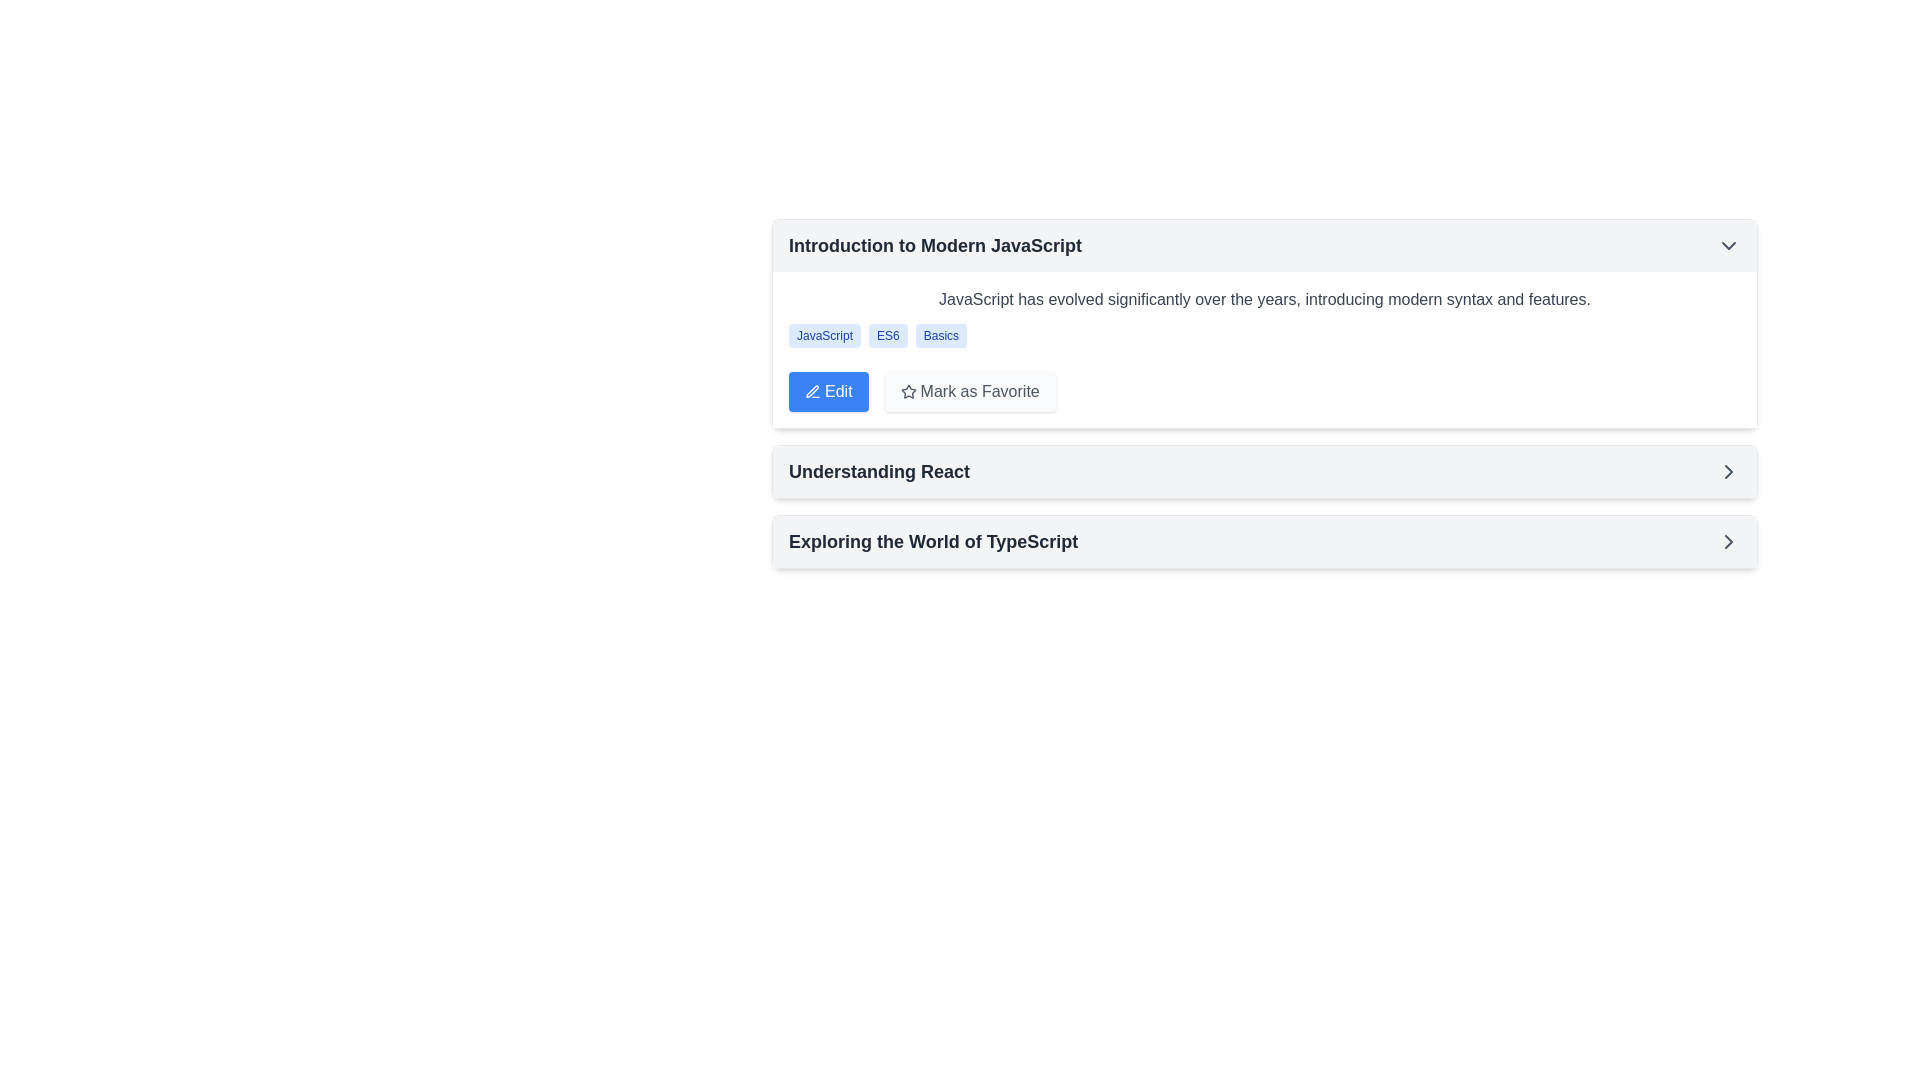  Describe the element at coordinates (1264, 300) in the screenshot. I see `the static text element providing an introduction or summary in the 'Introduction to Modern JavaScript' card, located above the tags 'JavaScript', 'ES6', and 'Basics'` at that location.